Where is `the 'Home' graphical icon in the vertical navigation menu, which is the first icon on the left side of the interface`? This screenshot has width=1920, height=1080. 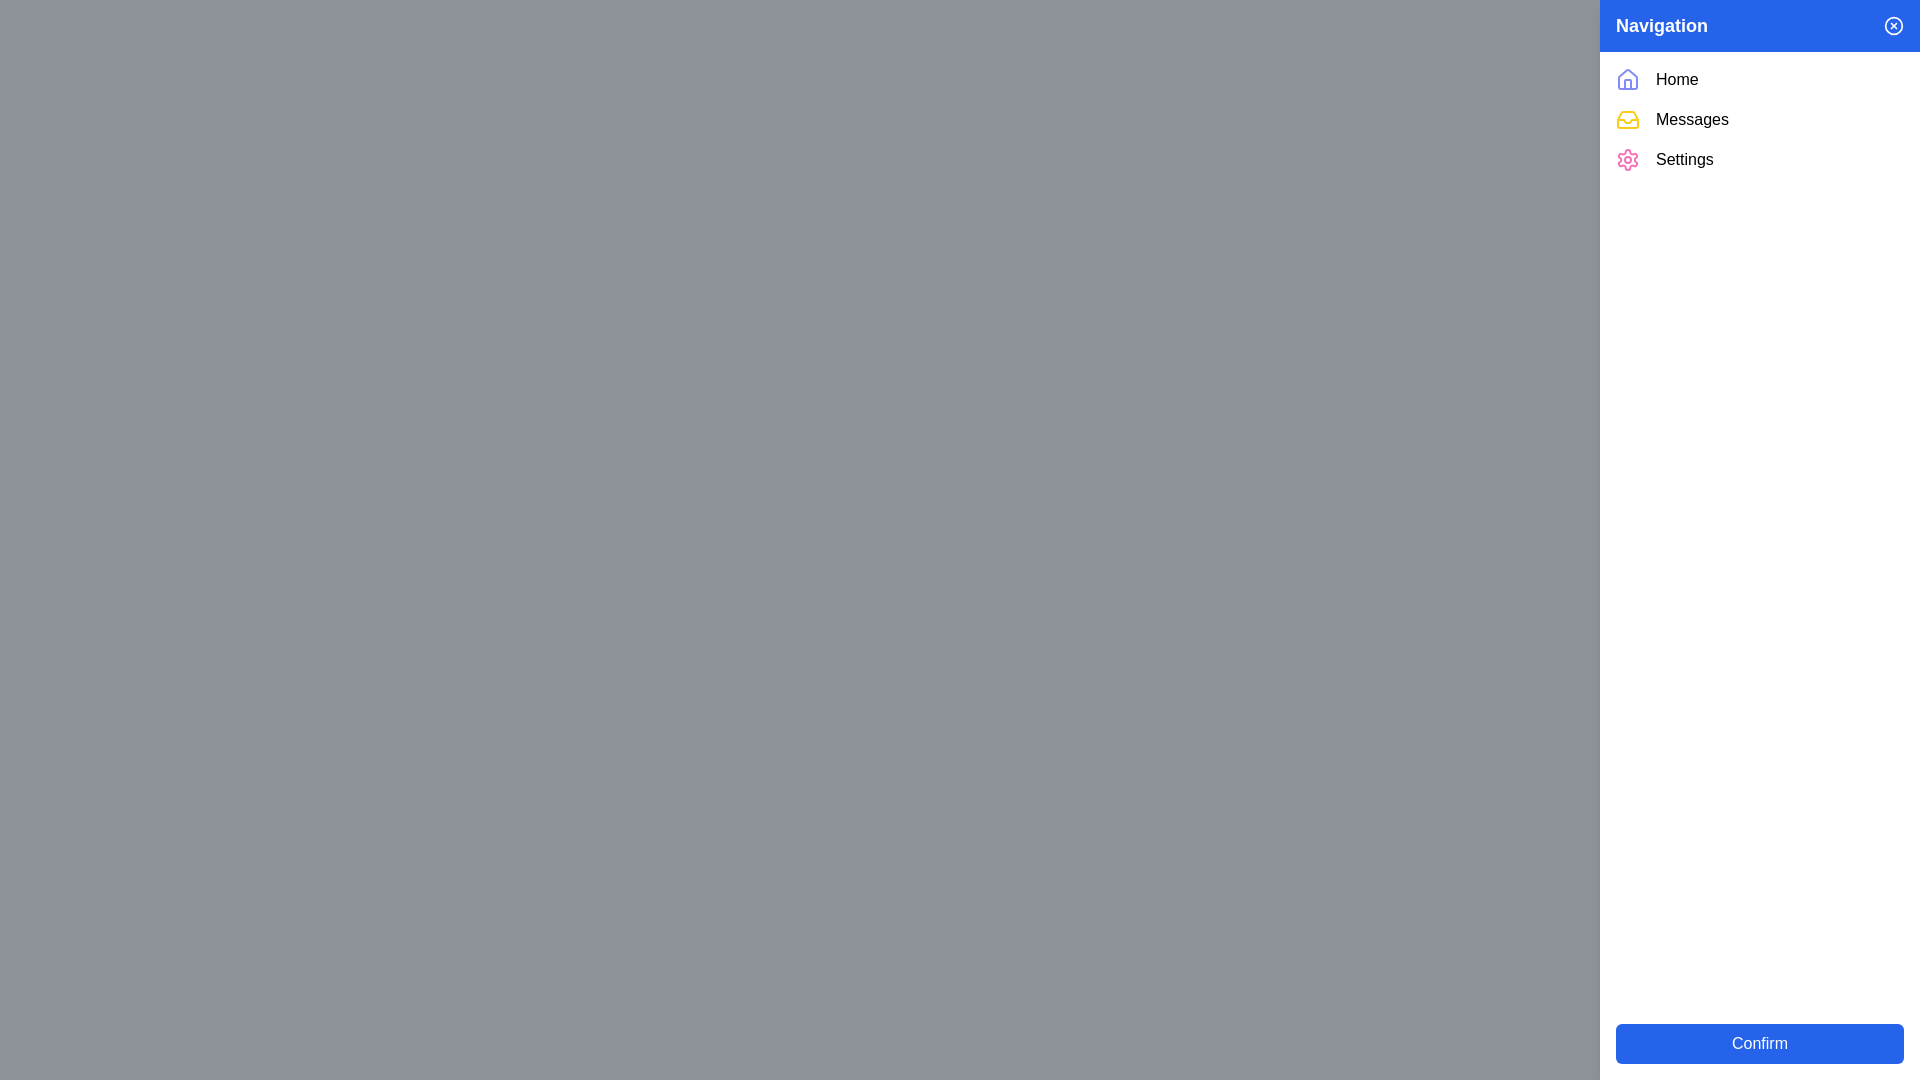
the 'Home' graphical icon in the vertical navigation menu, which is the first icon on the left side of the interface is located at coordinates (1627, 79).